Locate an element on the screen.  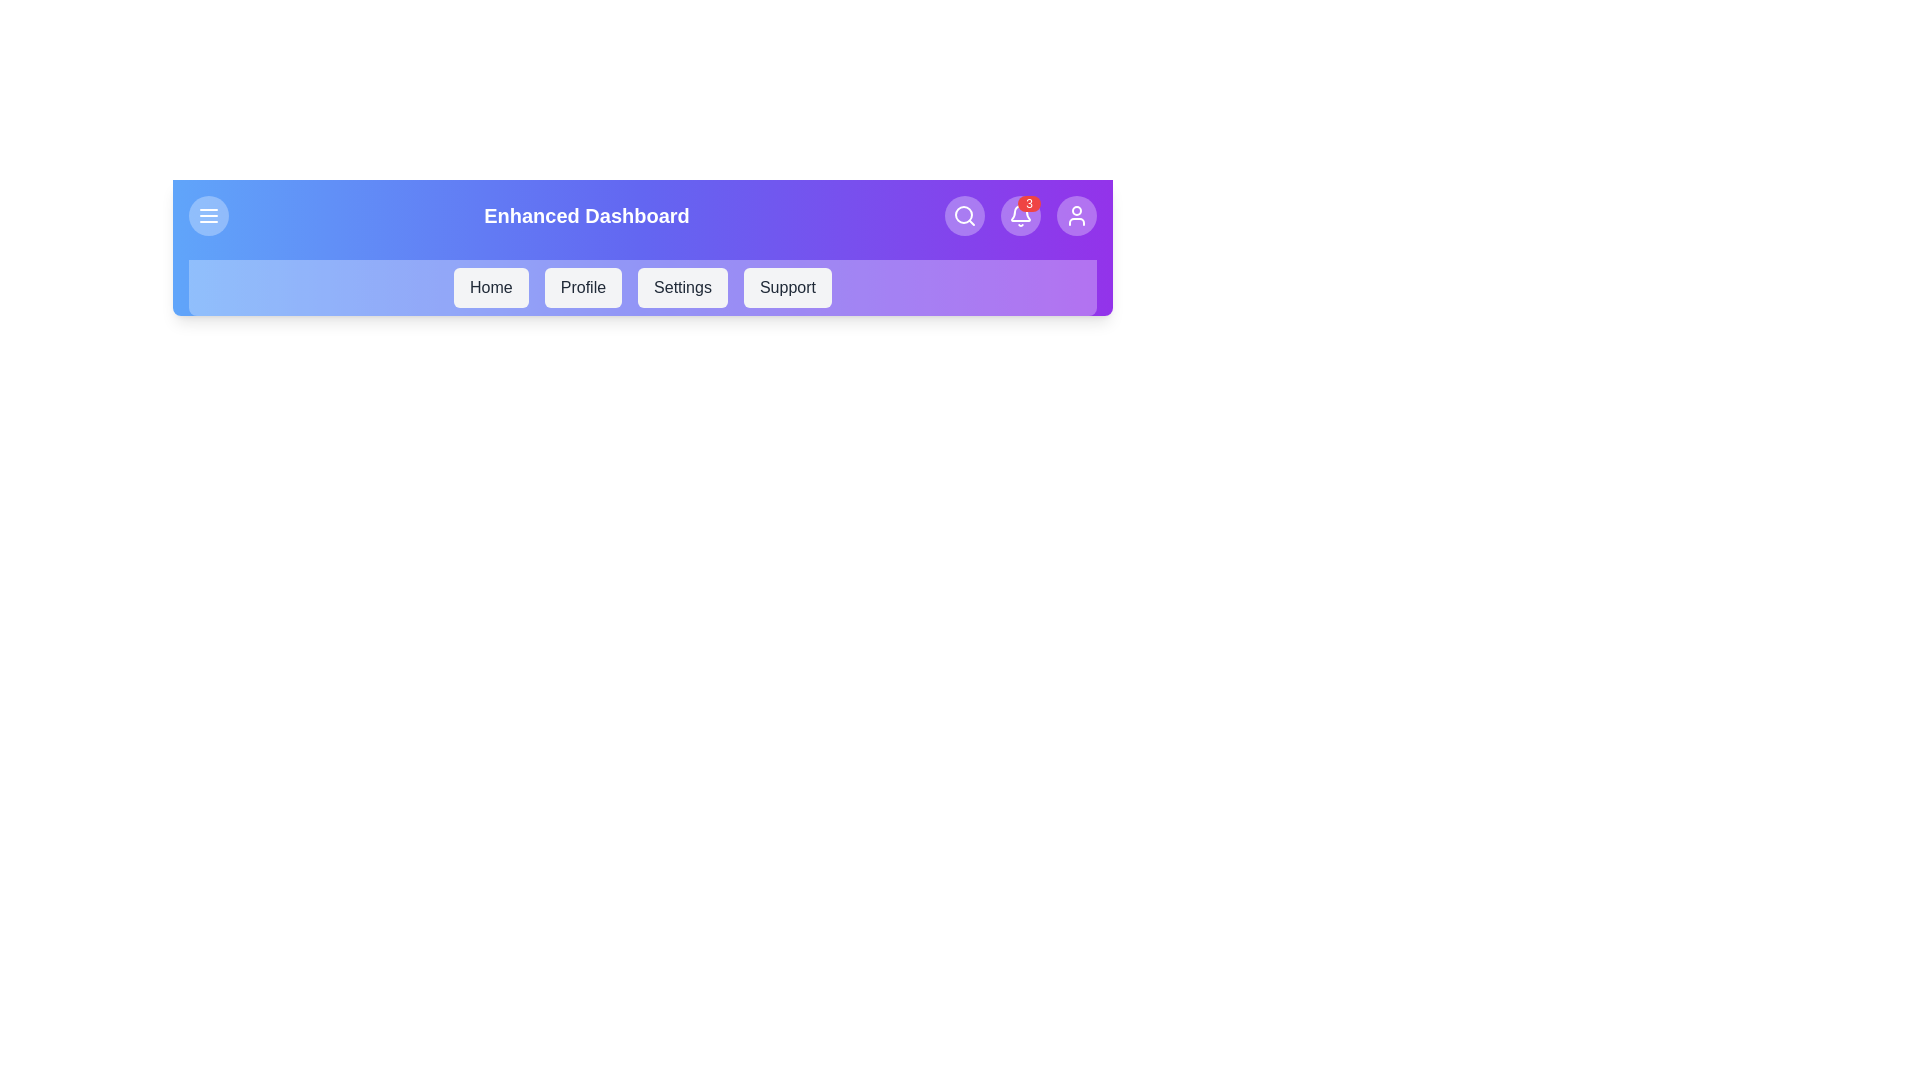
the menu item labeled Settings is located at coordinates (682, 288).